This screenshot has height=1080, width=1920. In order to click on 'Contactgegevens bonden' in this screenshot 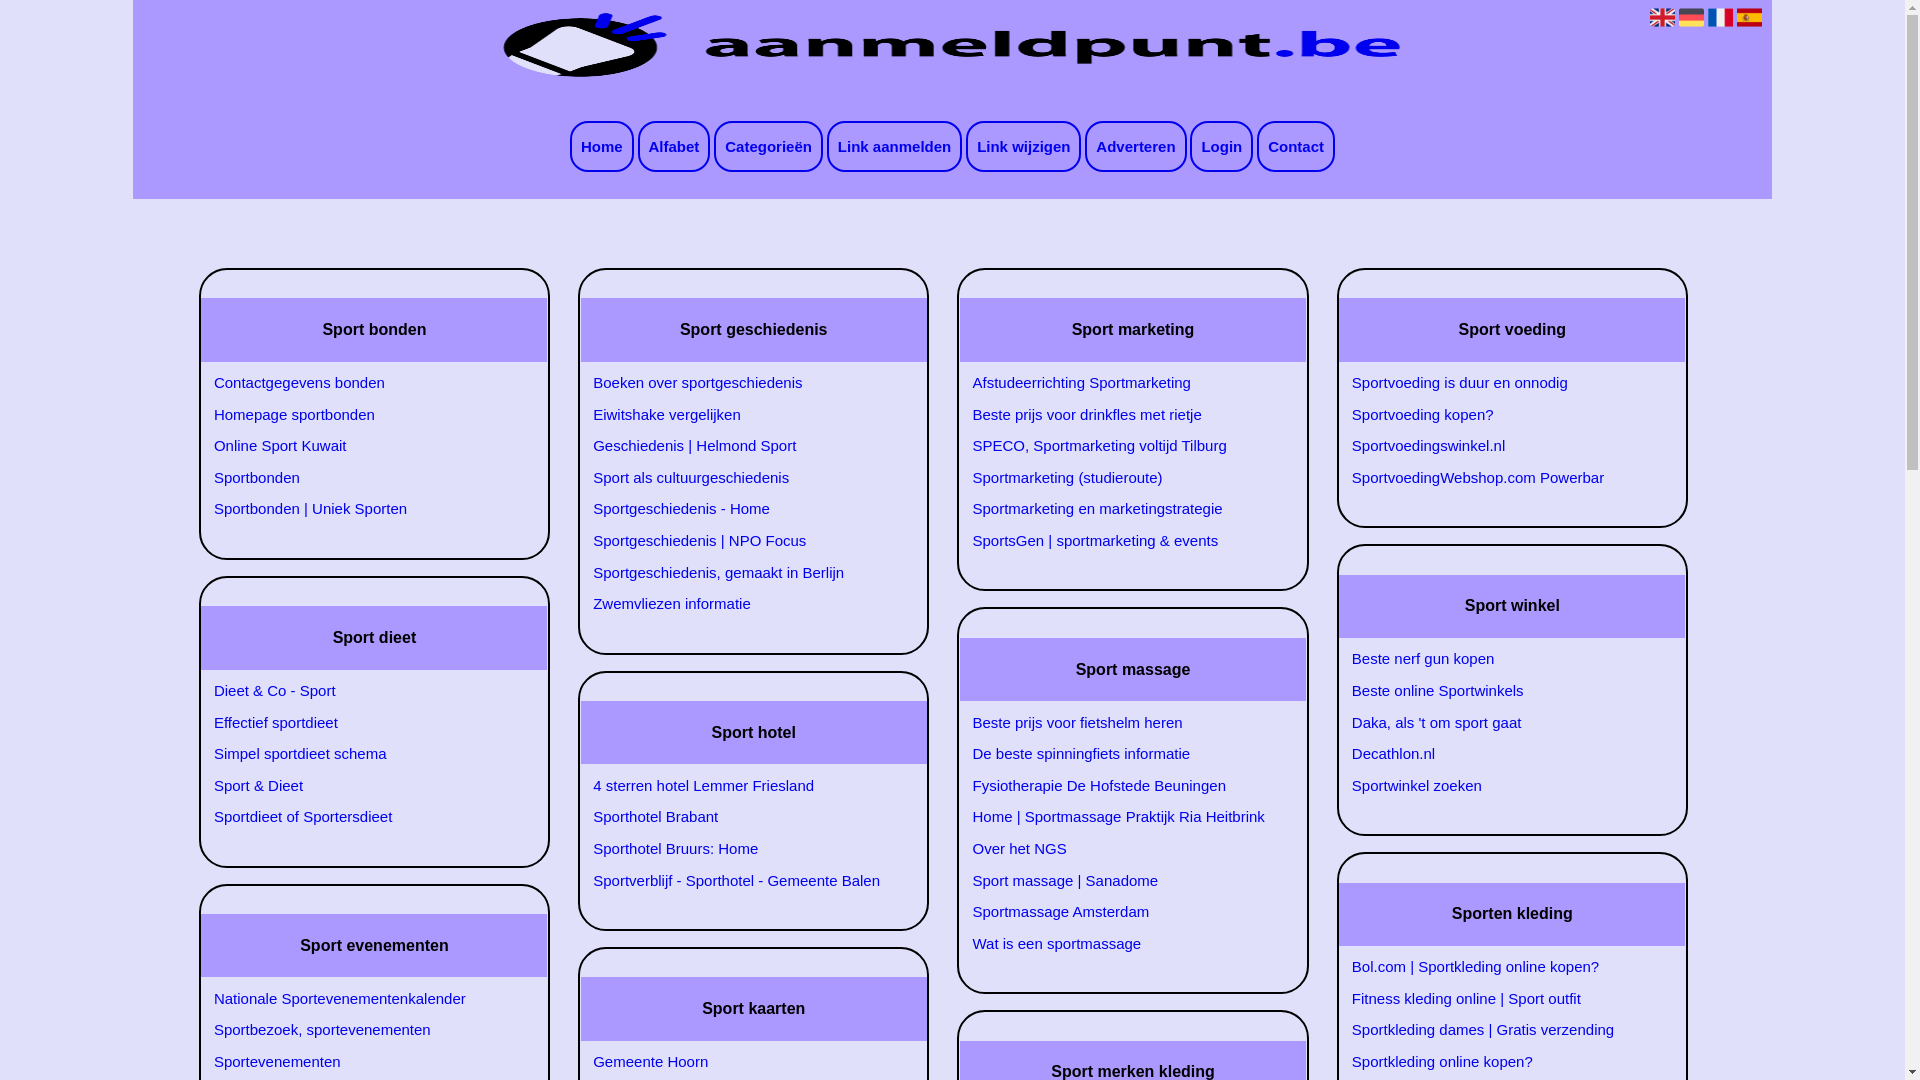, I will do `click(363, 382)`.